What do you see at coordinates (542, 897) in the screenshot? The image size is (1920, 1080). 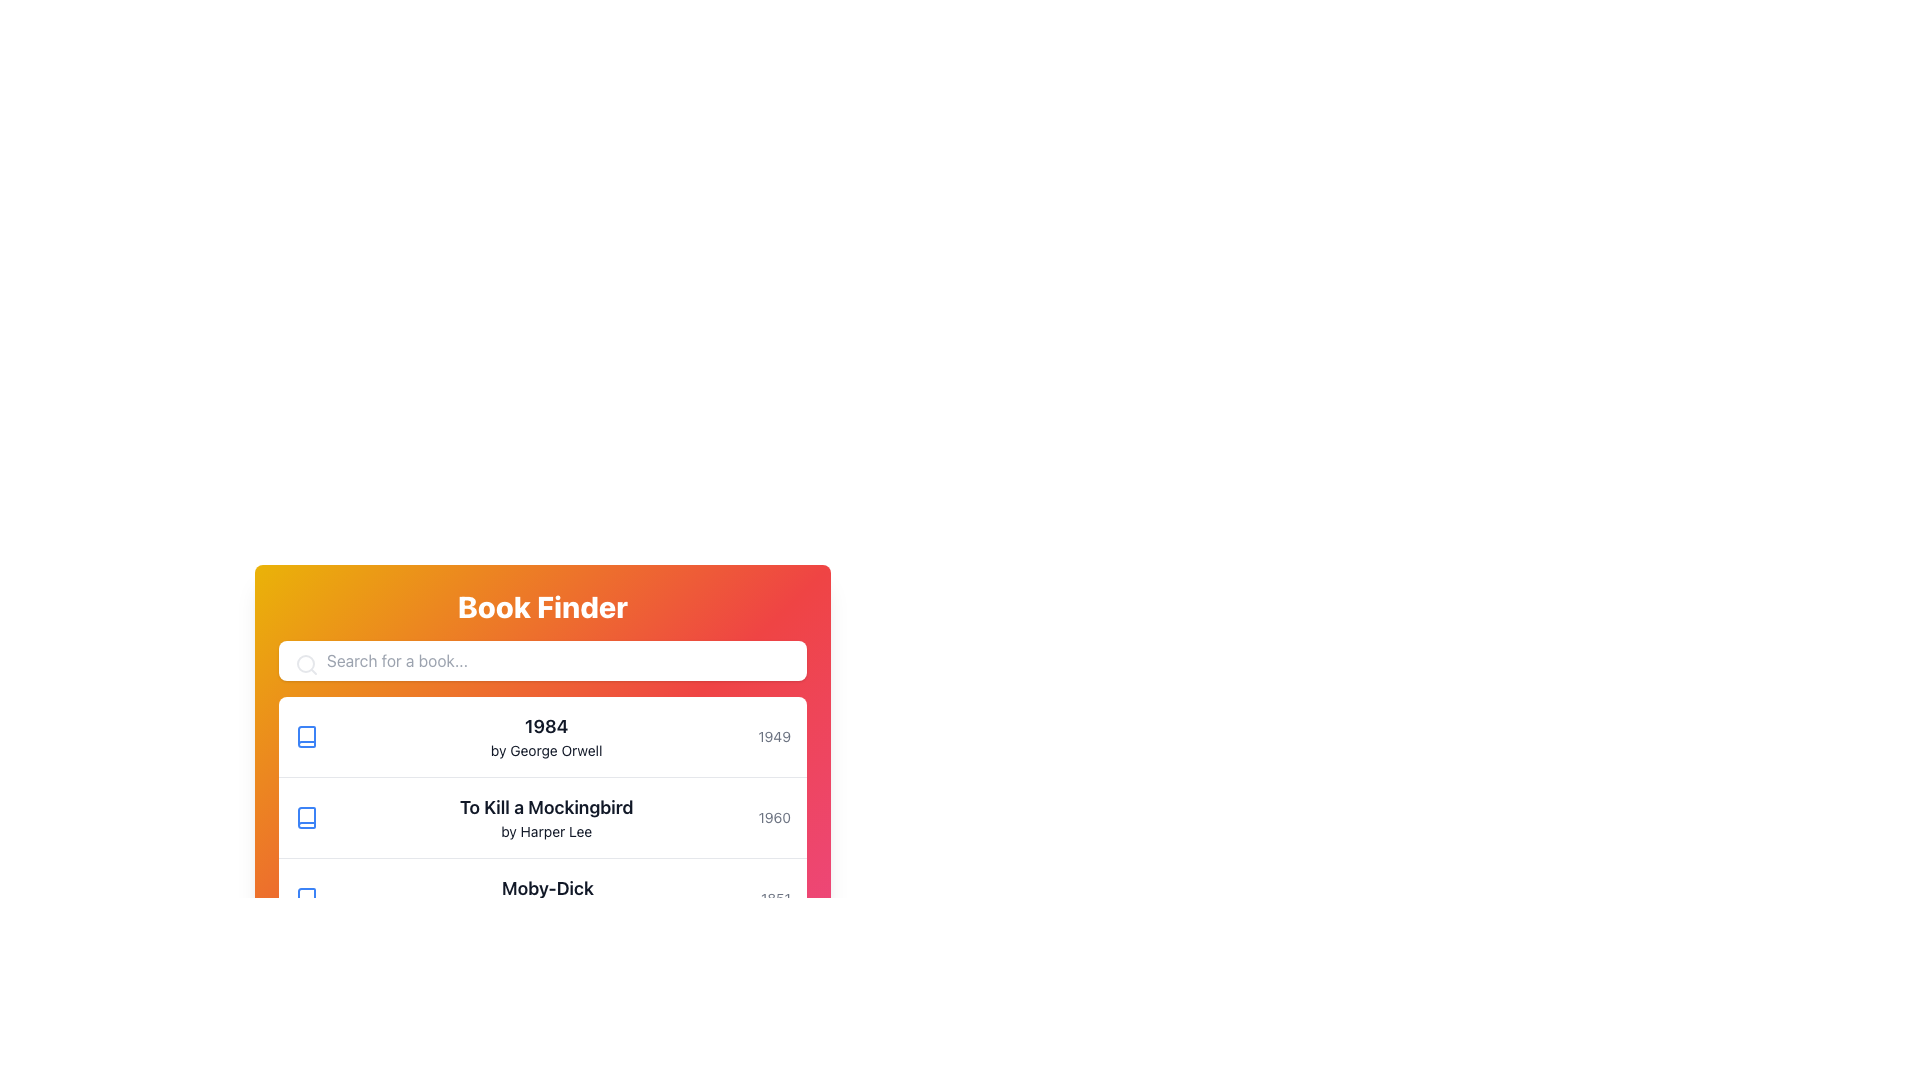 I see `the list item representing the book 'Moby-Dick' located in the 'Book Finder' section, which is the third item in the list` at bounding box center [542, 897].